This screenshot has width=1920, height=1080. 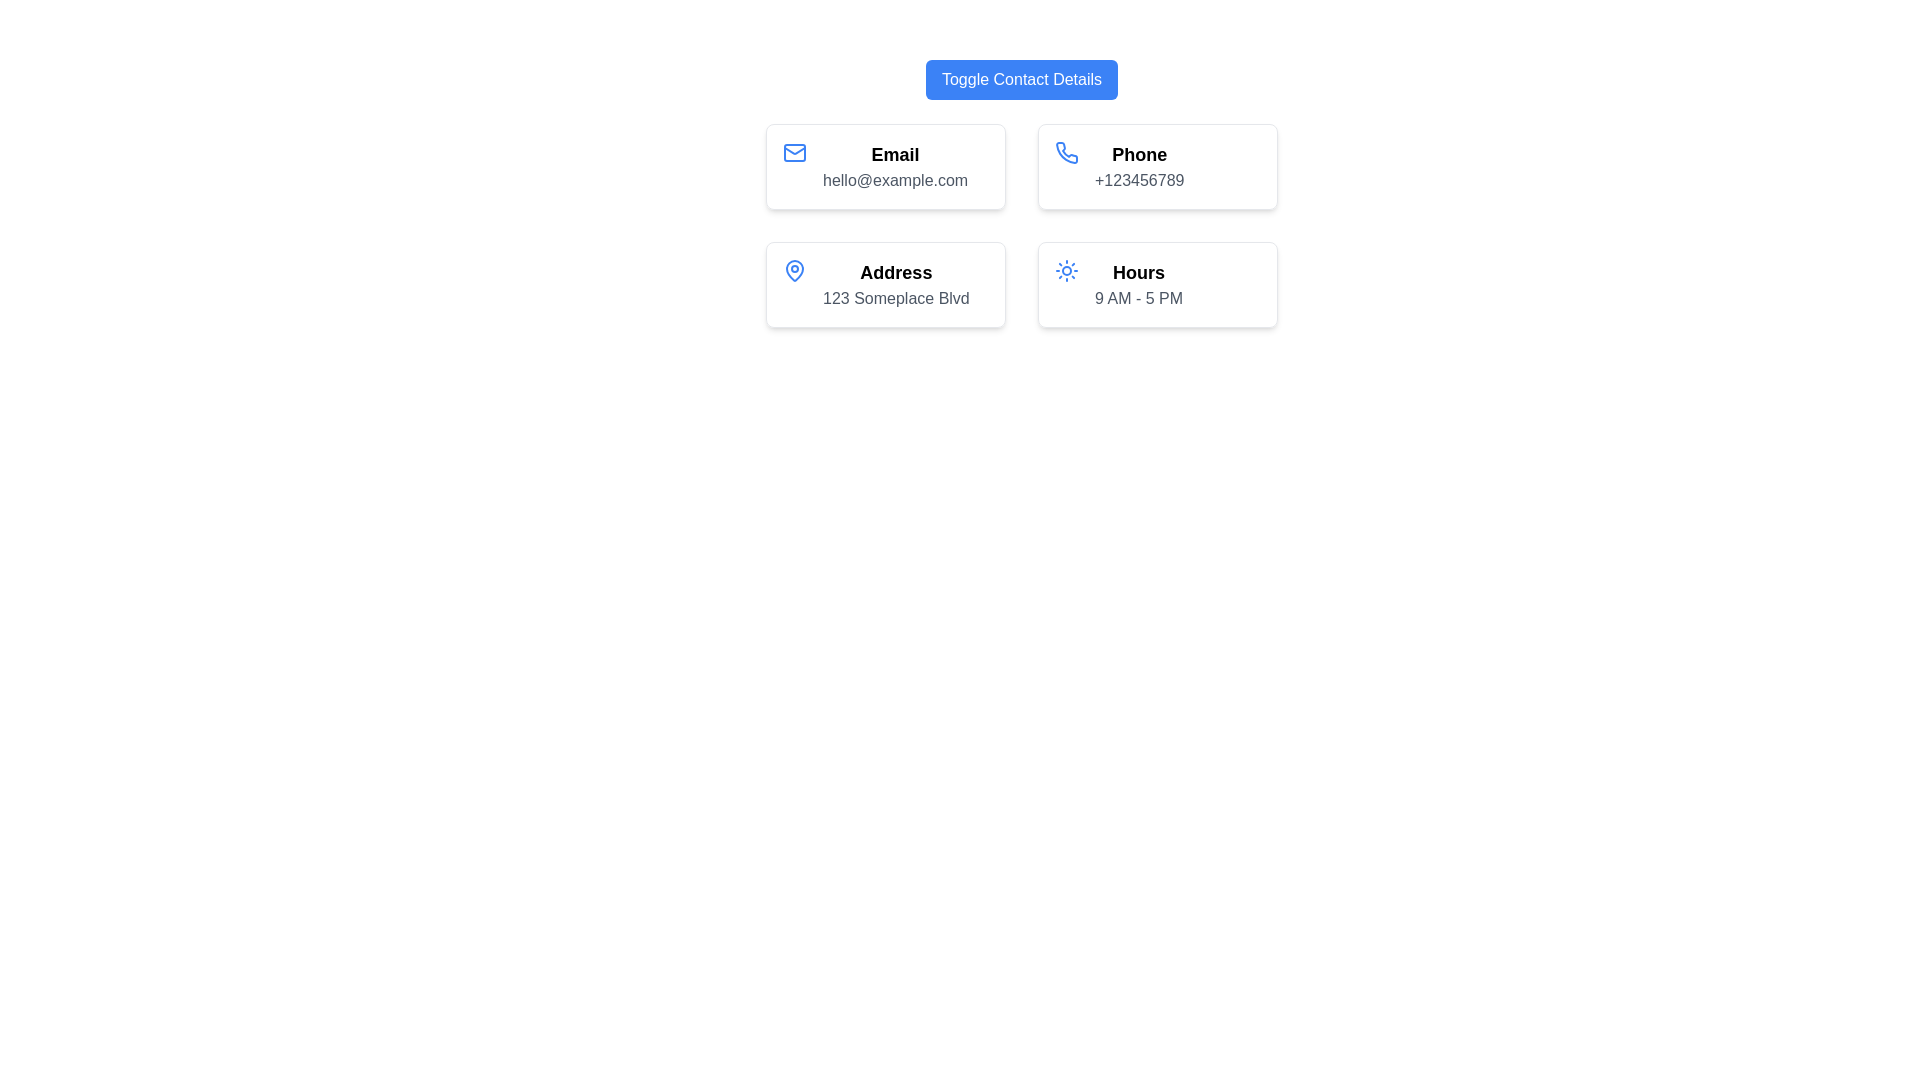 What do you see at coordinates (1065, 285) in the screenshot?
I see `the blue sun-like icon located within the 'Hours' card, which displays the time range '9 AM - 5 PM'. This icon is the leftmost component in the card positioned at the bottom right among four cards` at bounding box center [1065, 285].